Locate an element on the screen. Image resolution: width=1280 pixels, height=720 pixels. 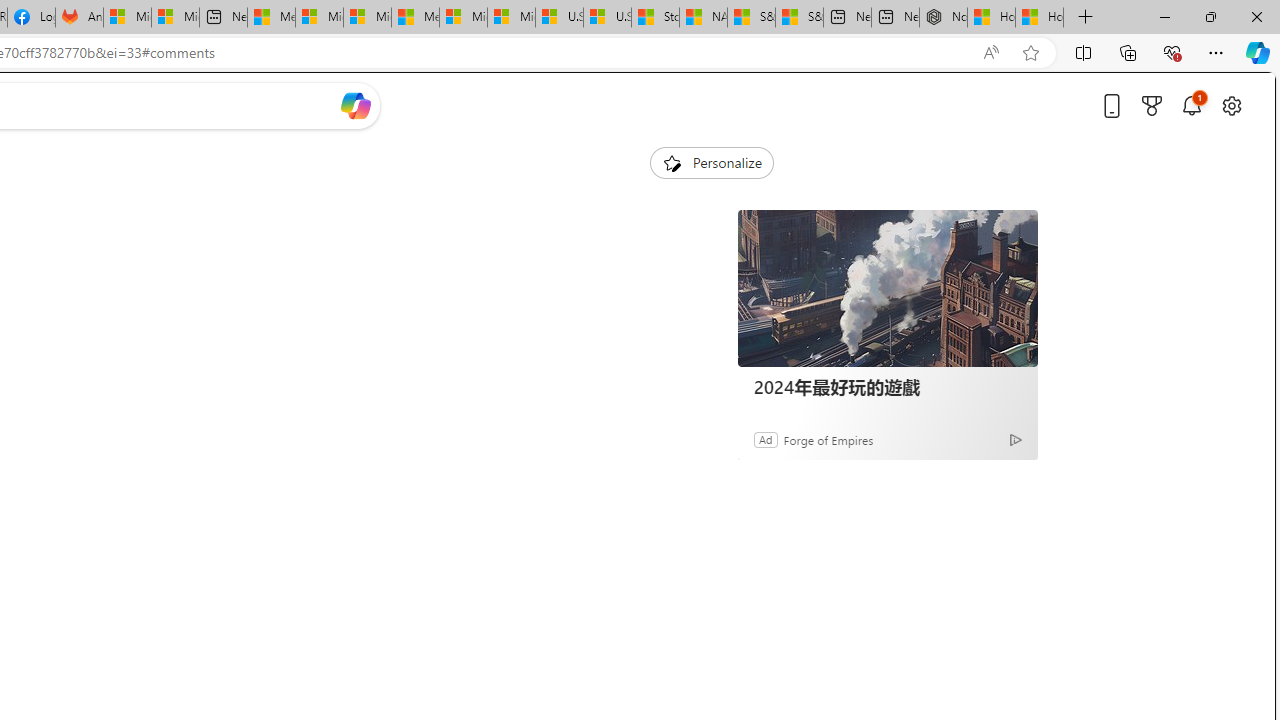
'To get missing image descriptions, open the context menu.' is located at coordinates (671, 161).